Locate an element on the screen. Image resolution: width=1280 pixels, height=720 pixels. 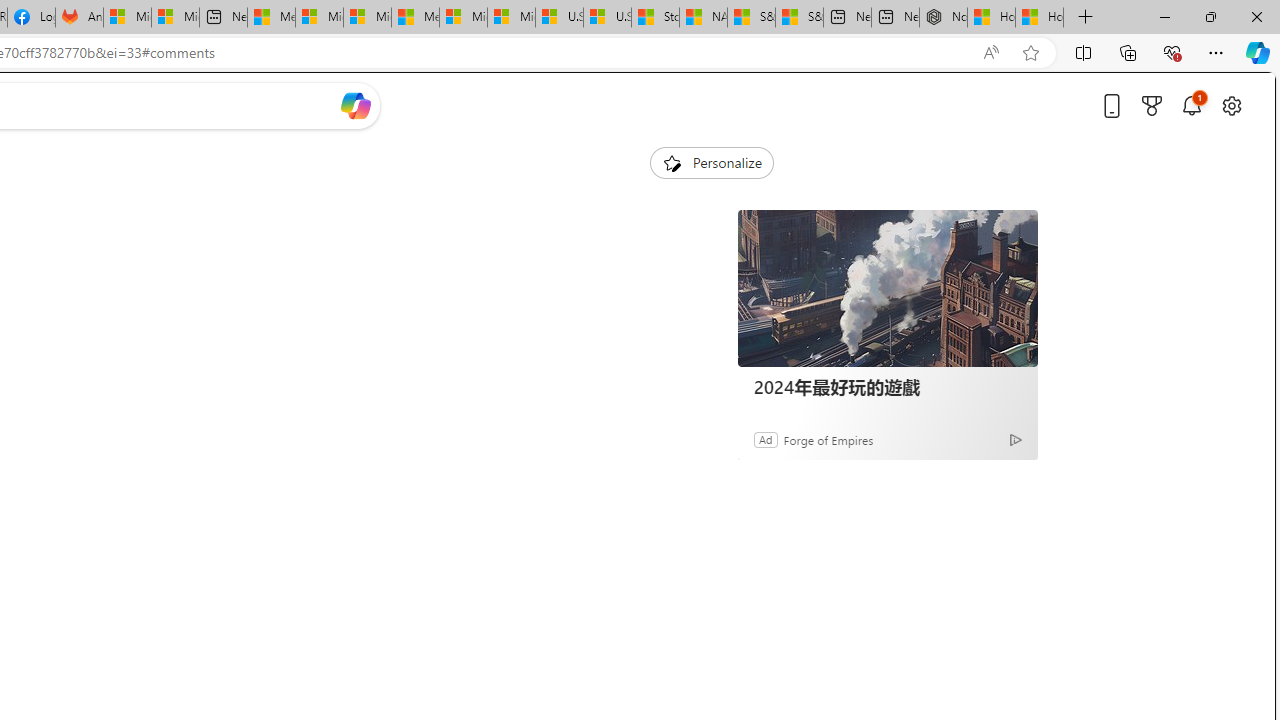
'To get missing image descriptions, open the context menu.' is located at coordinates (671, 161).